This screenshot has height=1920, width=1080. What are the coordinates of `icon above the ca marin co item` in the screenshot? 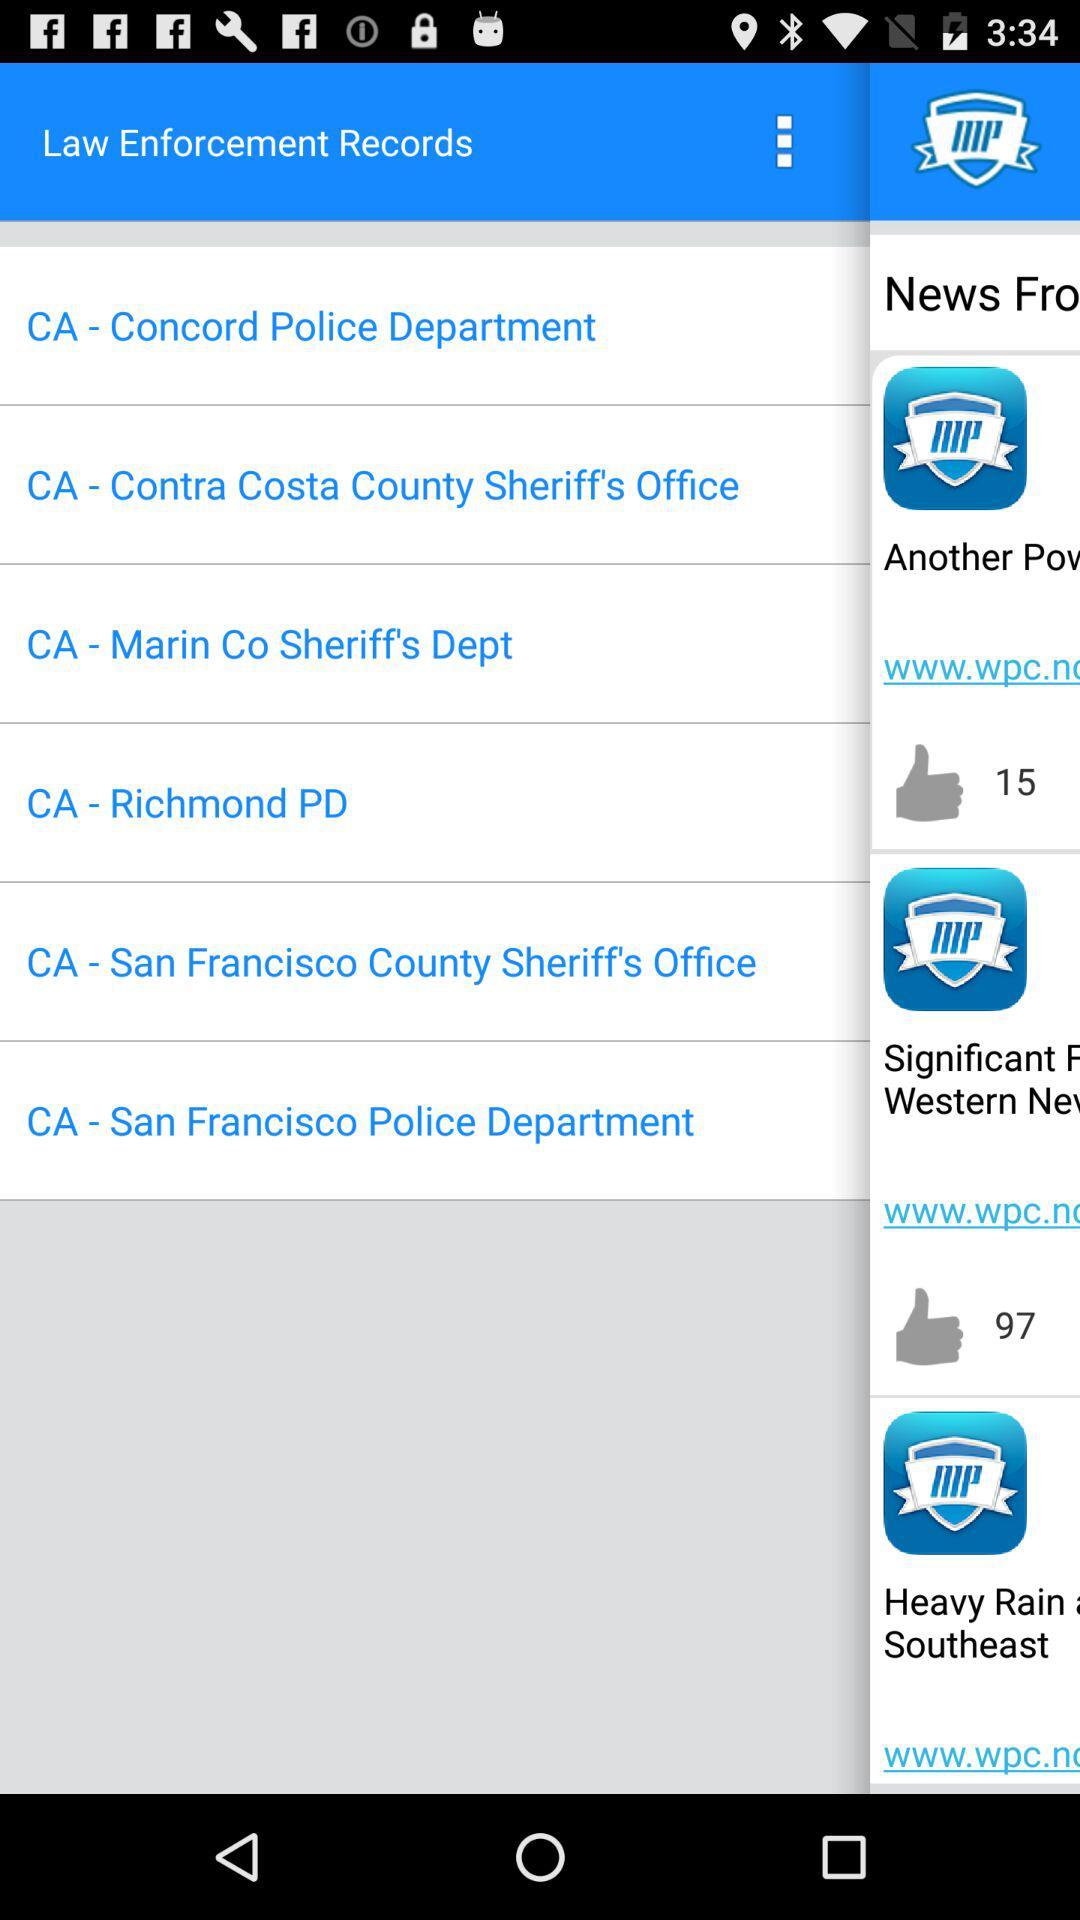 It's located at (382, 484).